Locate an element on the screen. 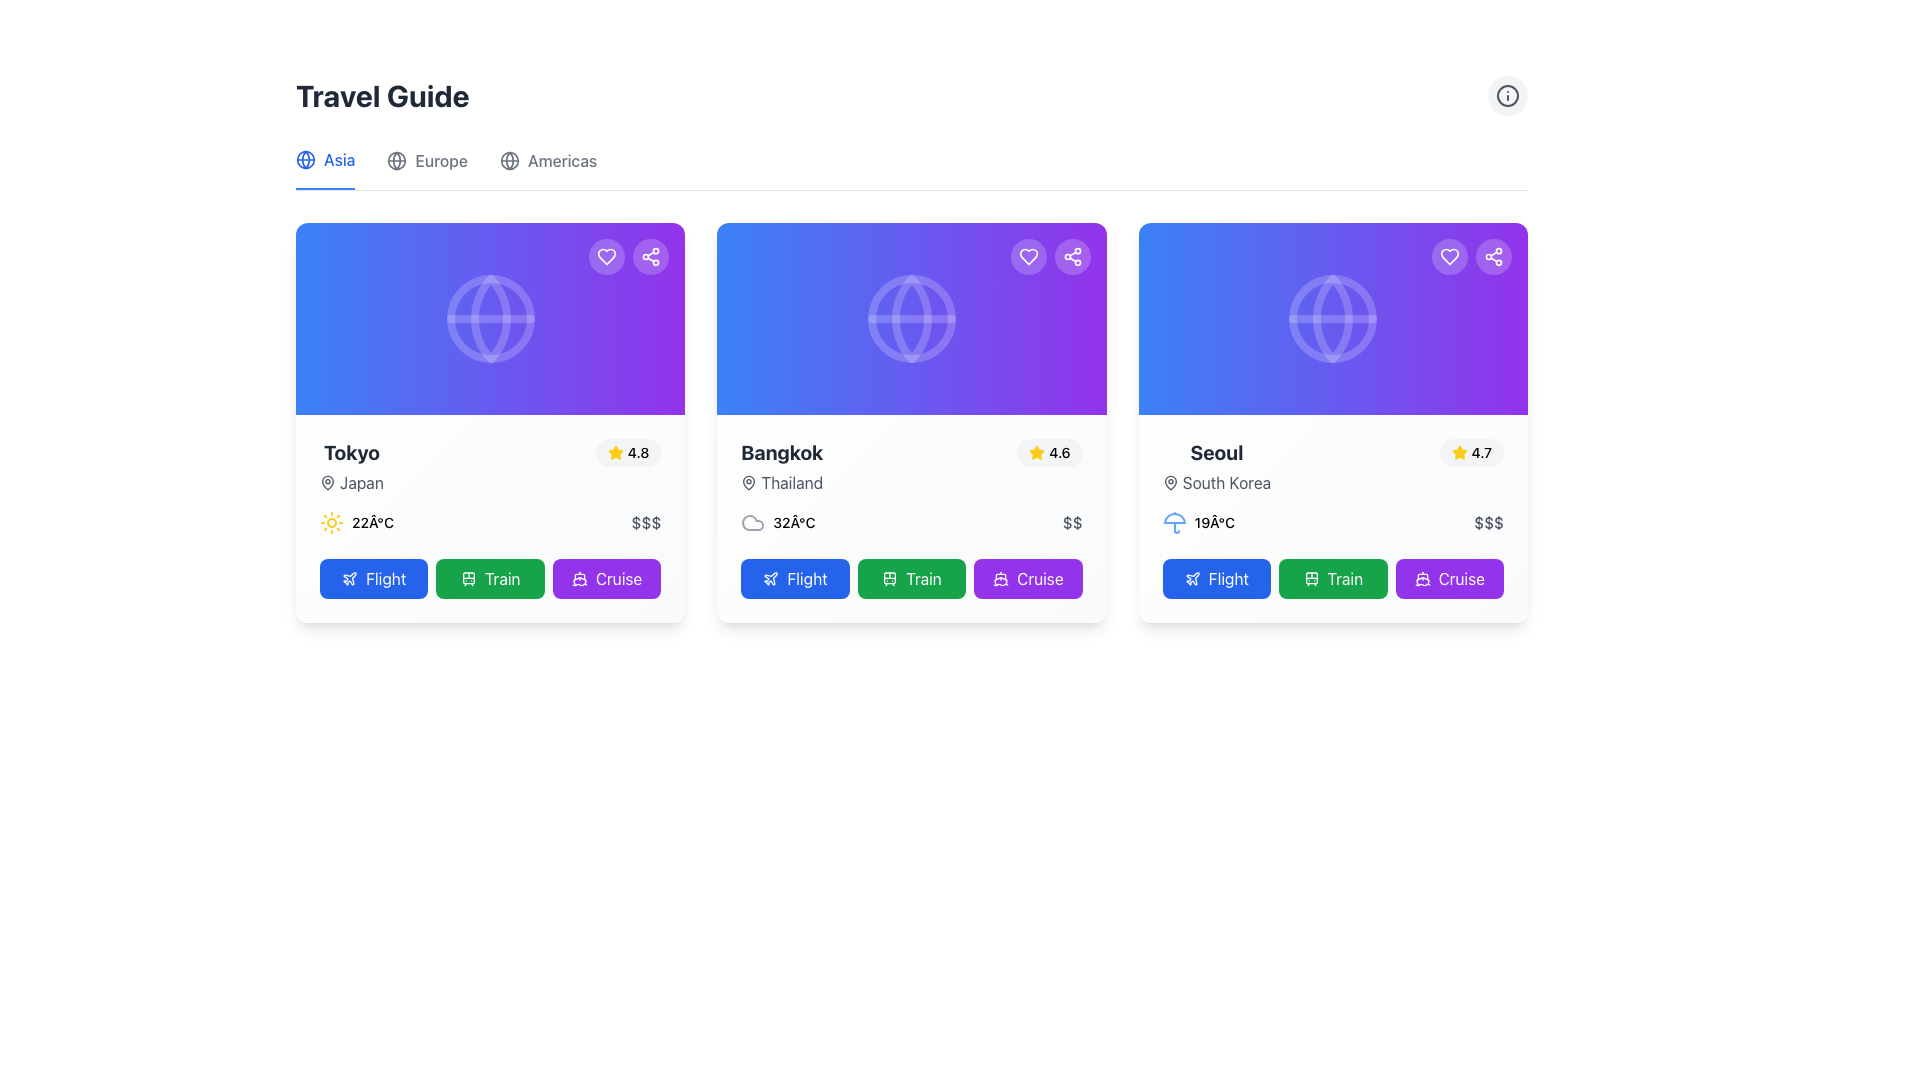  the decorative star icon representing the rating of '4.7' for the 'Seoul' travel option, located at the top-right part of the card layout is located at coordinates (1459, 452).